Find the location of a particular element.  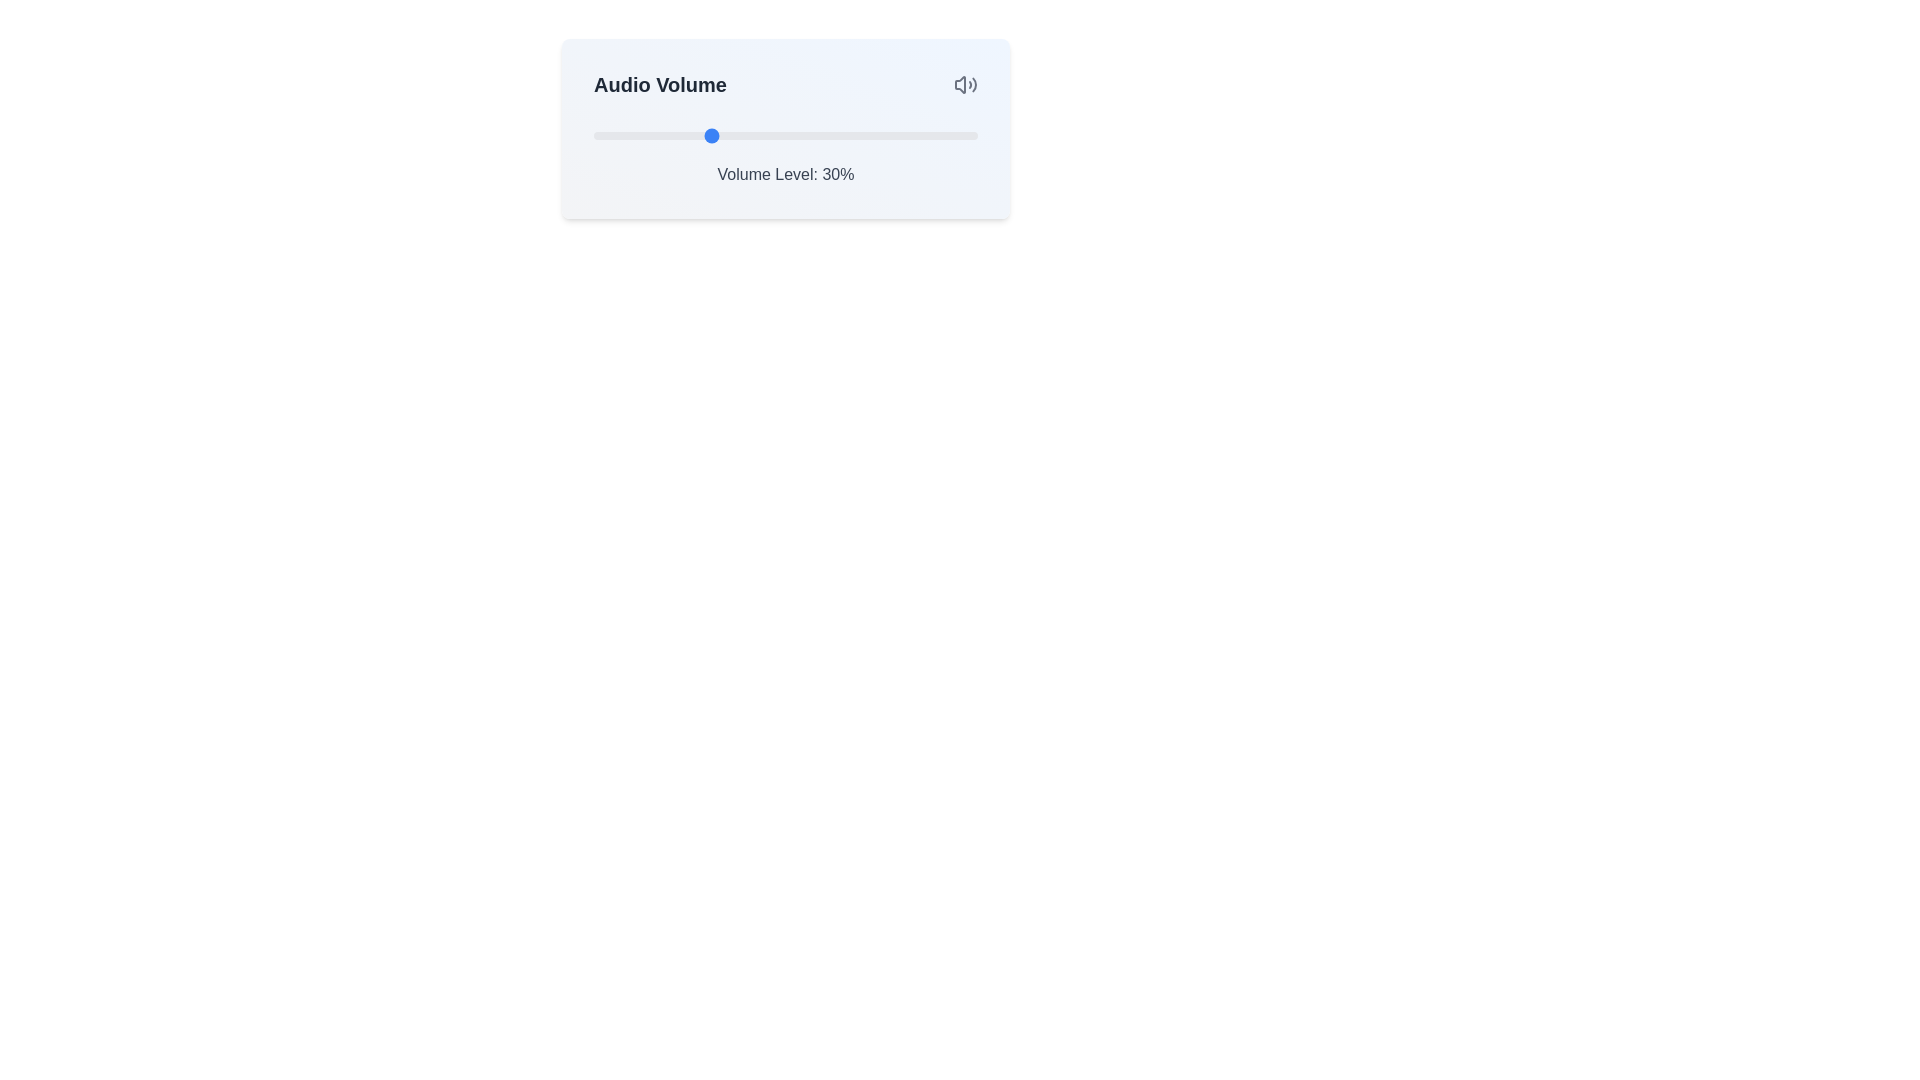

audio volume is located at coordinates (923, 135).